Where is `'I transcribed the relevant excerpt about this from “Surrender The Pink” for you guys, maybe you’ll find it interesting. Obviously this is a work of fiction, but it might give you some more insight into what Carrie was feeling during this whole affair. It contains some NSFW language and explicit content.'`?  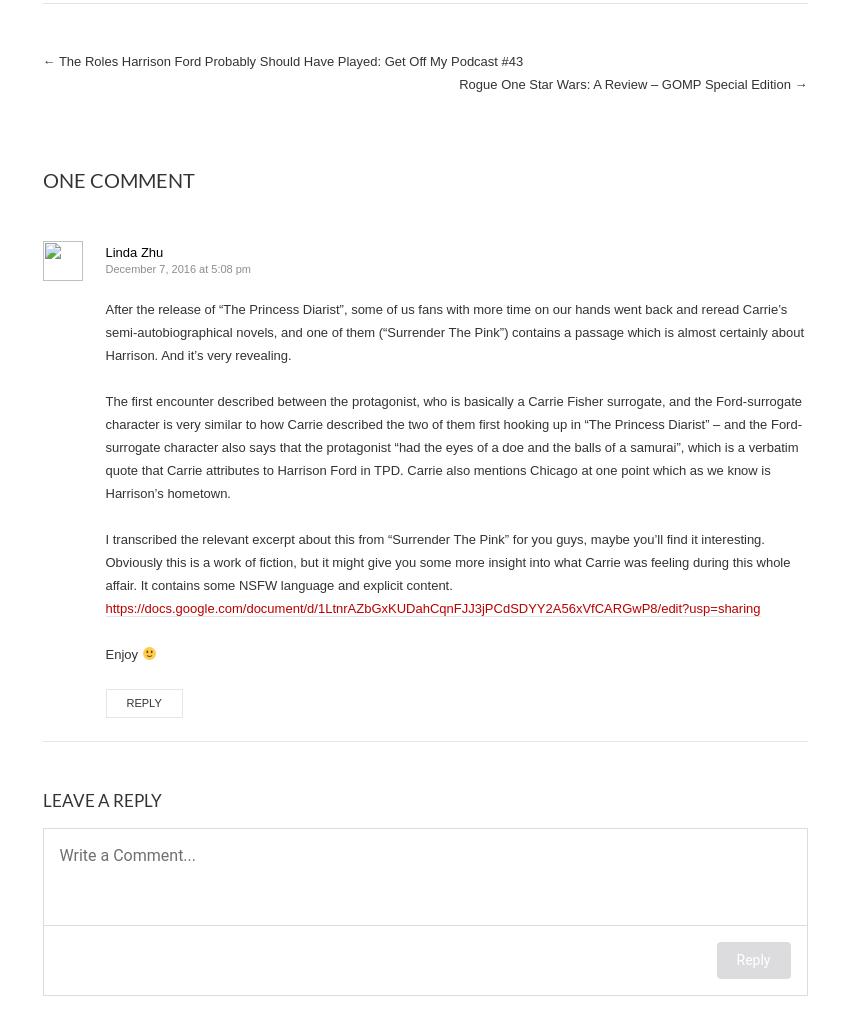
'I transcribed the relevant excerpt about this from “Surrender The Pink” for you guys, maybe you’ll find it interesting. Obviously this is a work of fiction, but it might give you some more insight into what Carrie was feeling during this whole affair. It contains some NSFW language and explicit content.' is located at coordinates (446, 561).